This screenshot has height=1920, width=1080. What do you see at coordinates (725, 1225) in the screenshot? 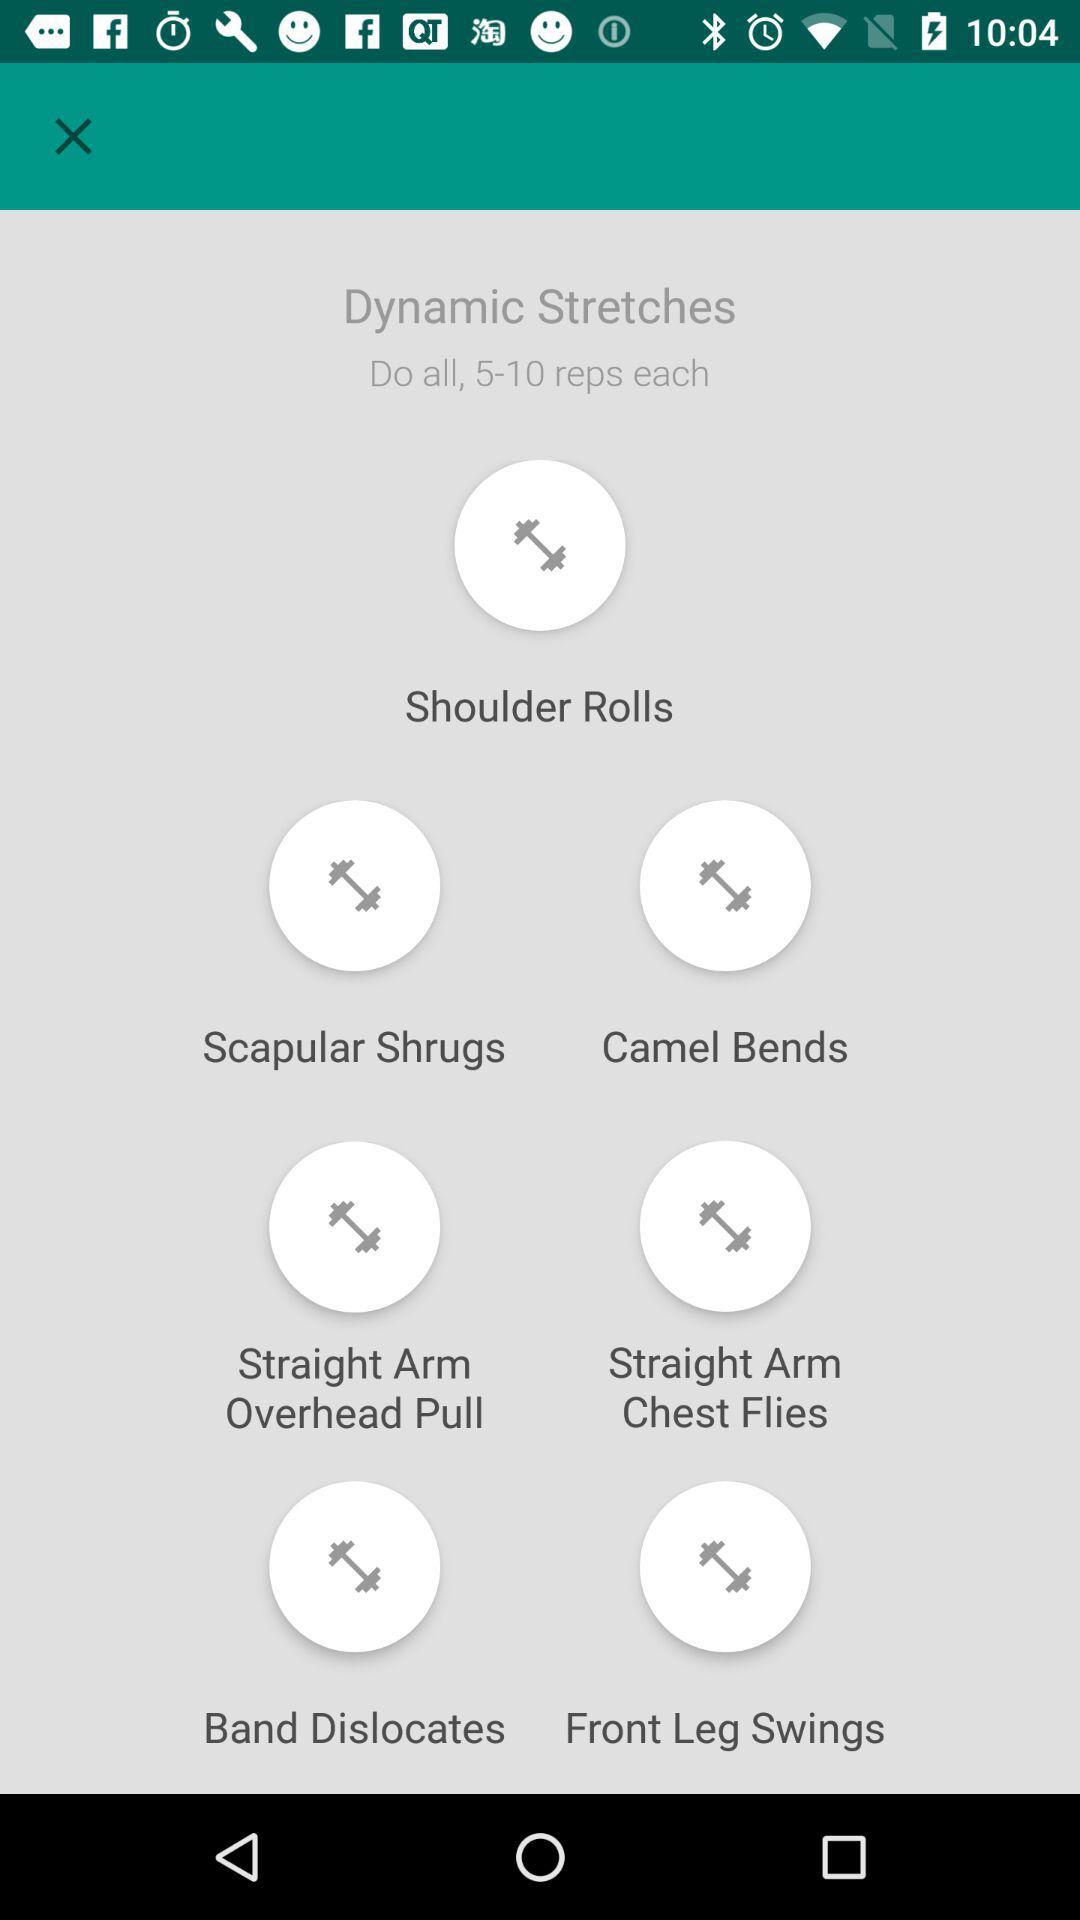
I see `number of sets for this exercise` at bounding box center [725, 1225].